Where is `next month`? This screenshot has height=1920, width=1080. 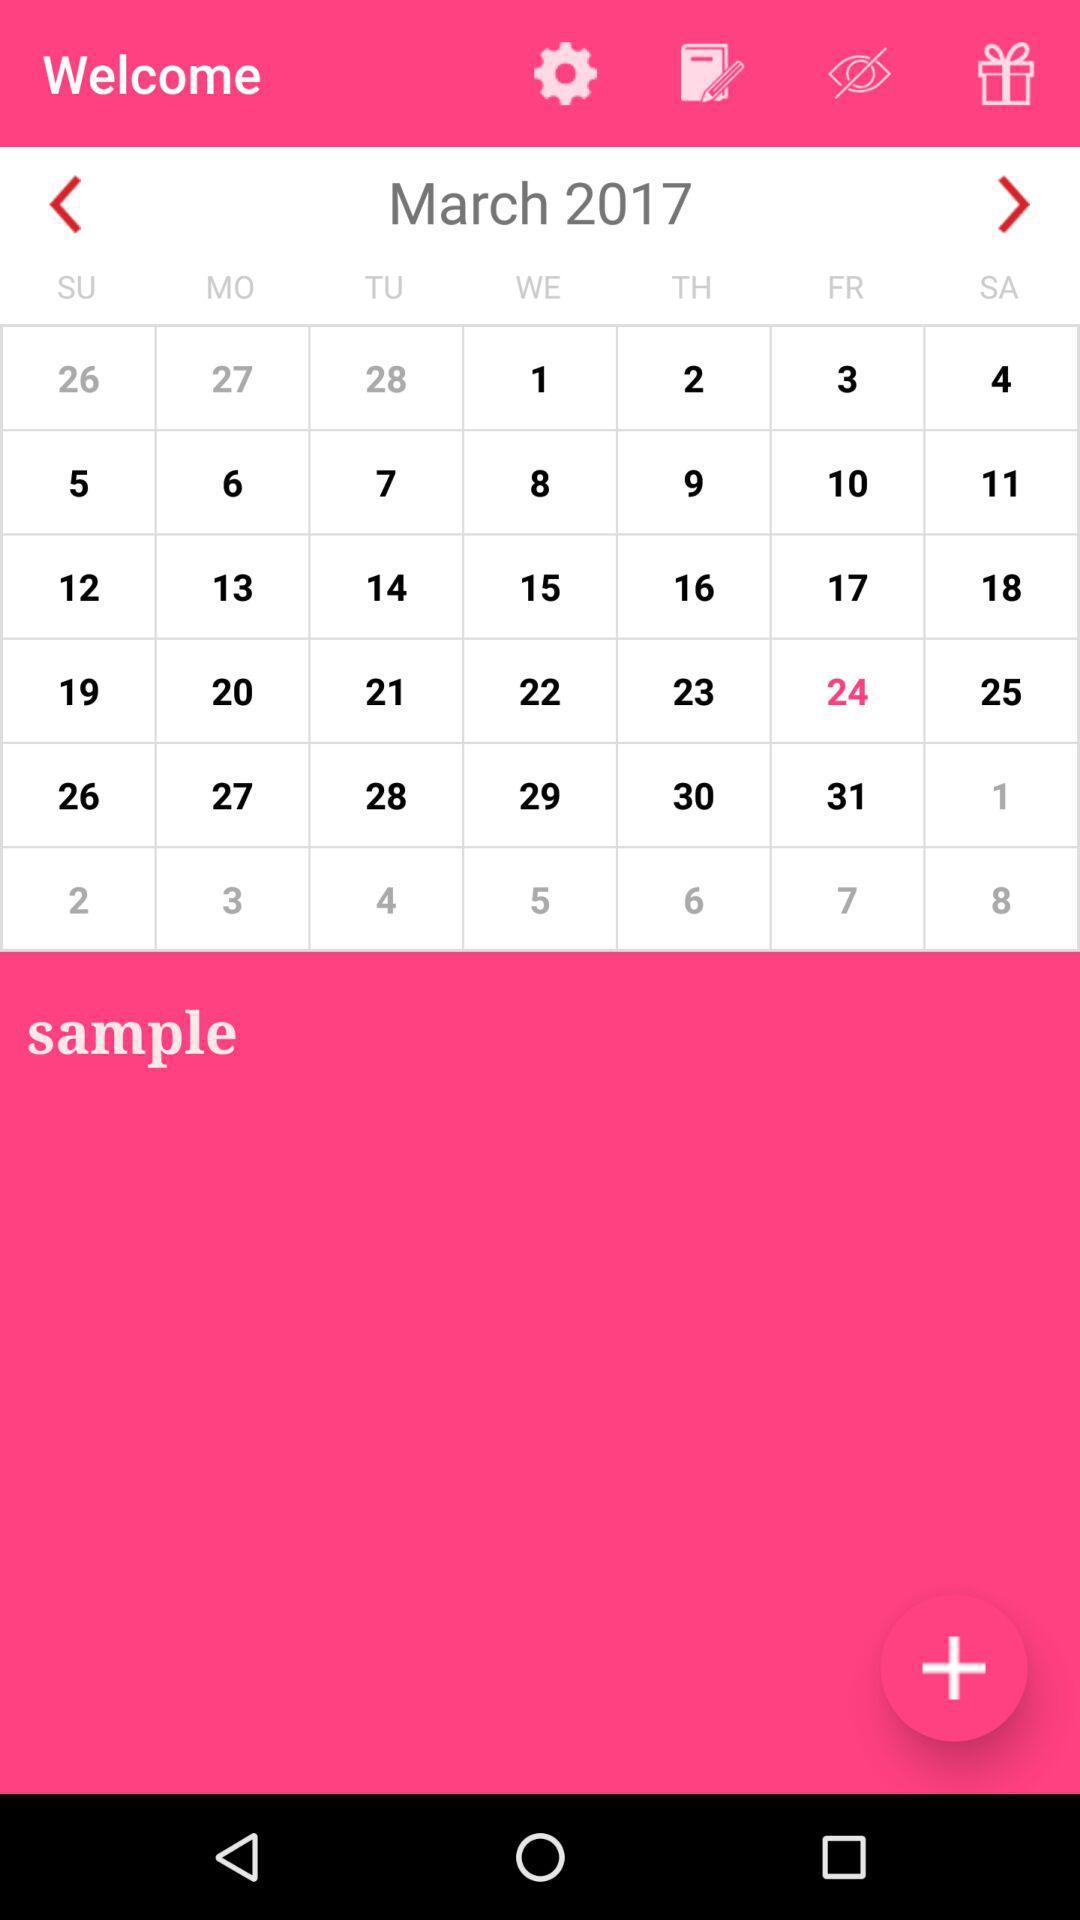 next month is located at coordinates (1014, 204).